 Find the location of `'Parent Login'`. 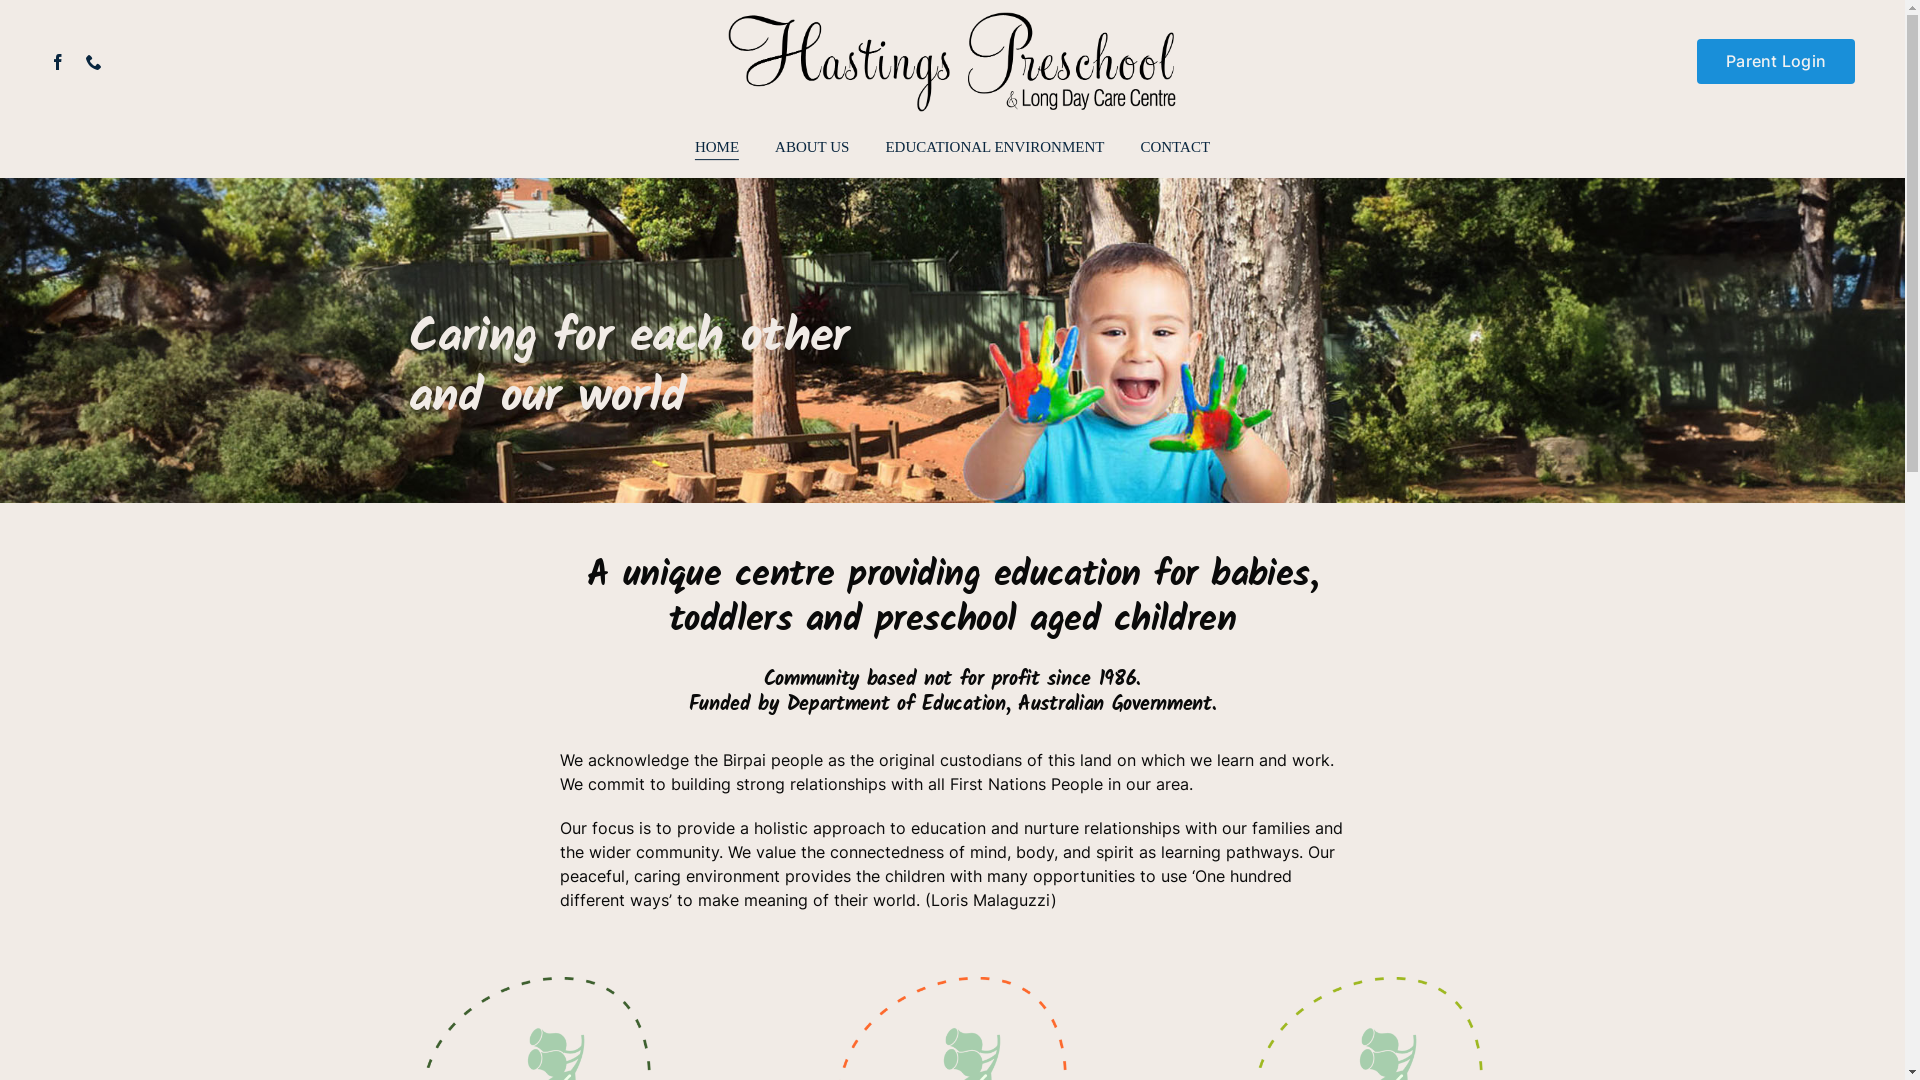

'Parent Login' is located at coordinates (1696, 60).